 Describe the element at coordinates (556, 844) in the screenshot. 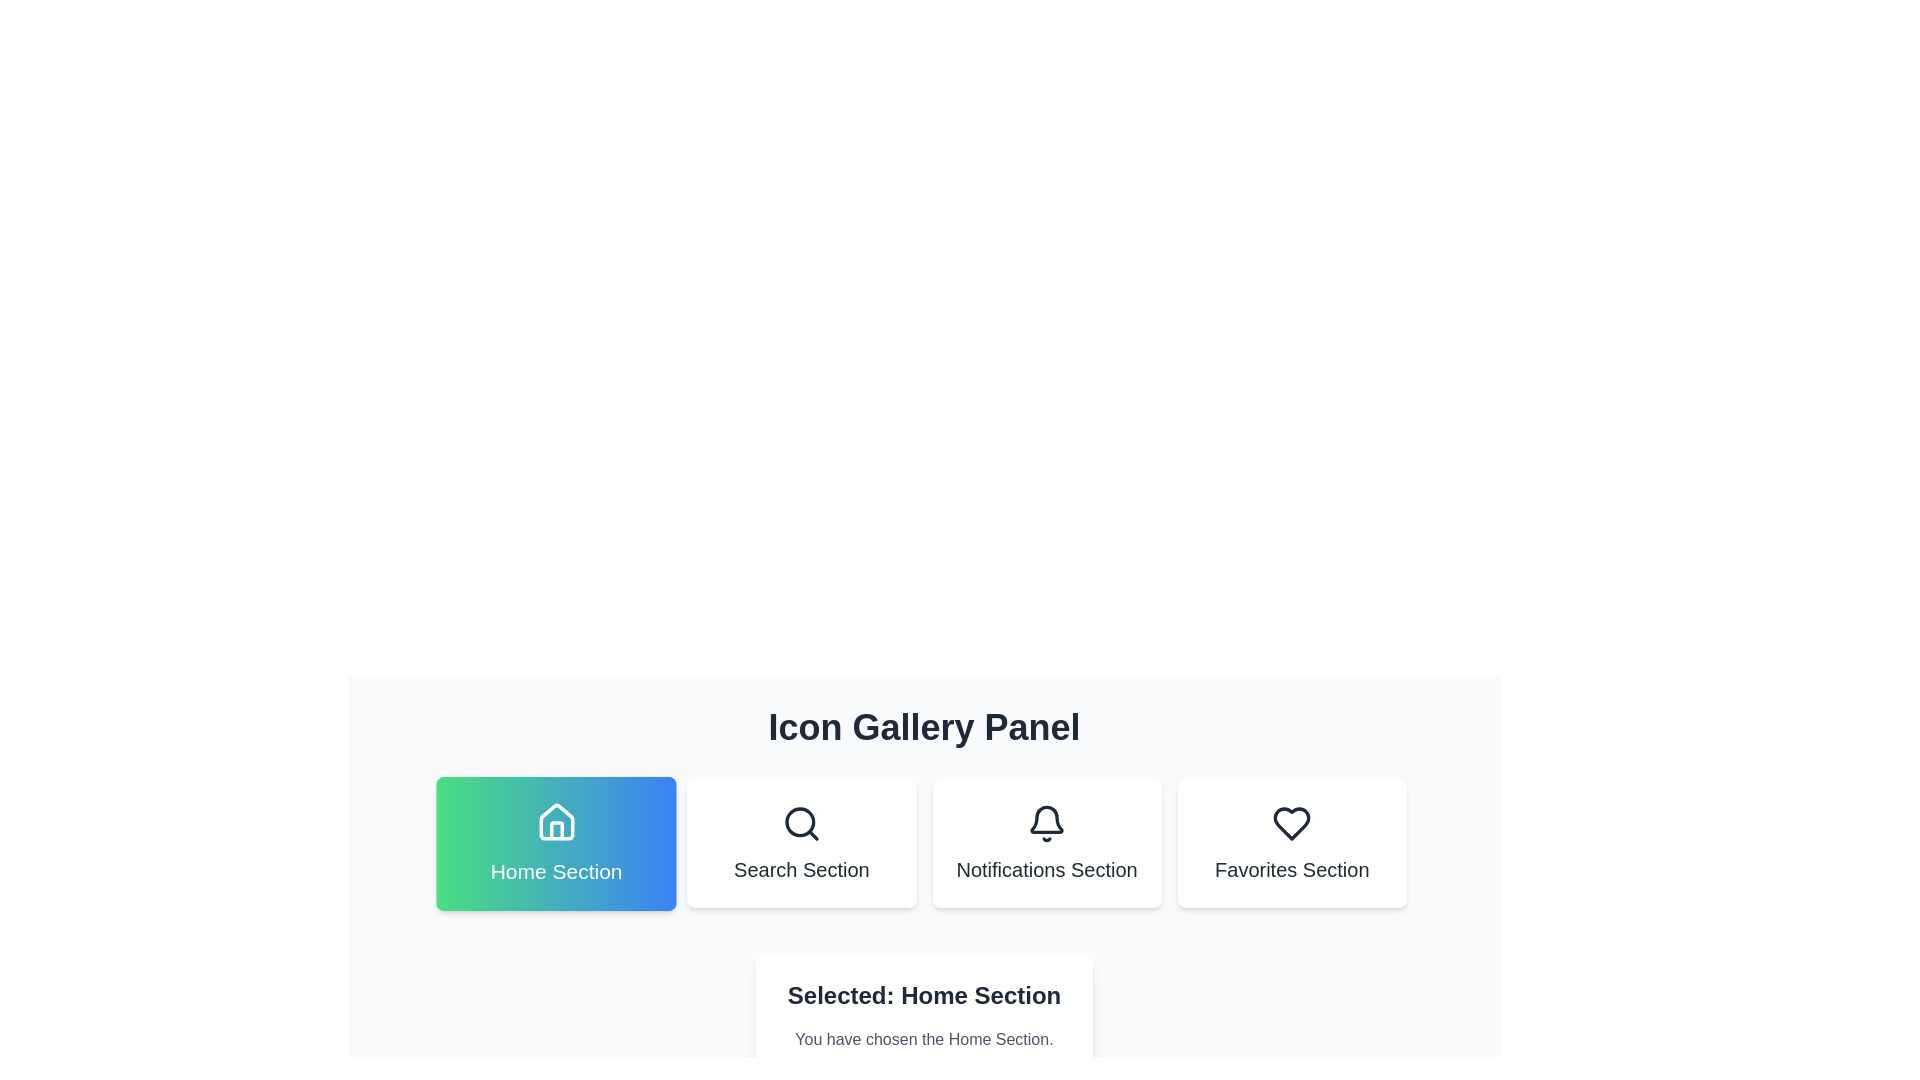

I see `the 'Home Section' button, which is the first card in the grid layout of the 'Icon Gallery Panel'` at that location.